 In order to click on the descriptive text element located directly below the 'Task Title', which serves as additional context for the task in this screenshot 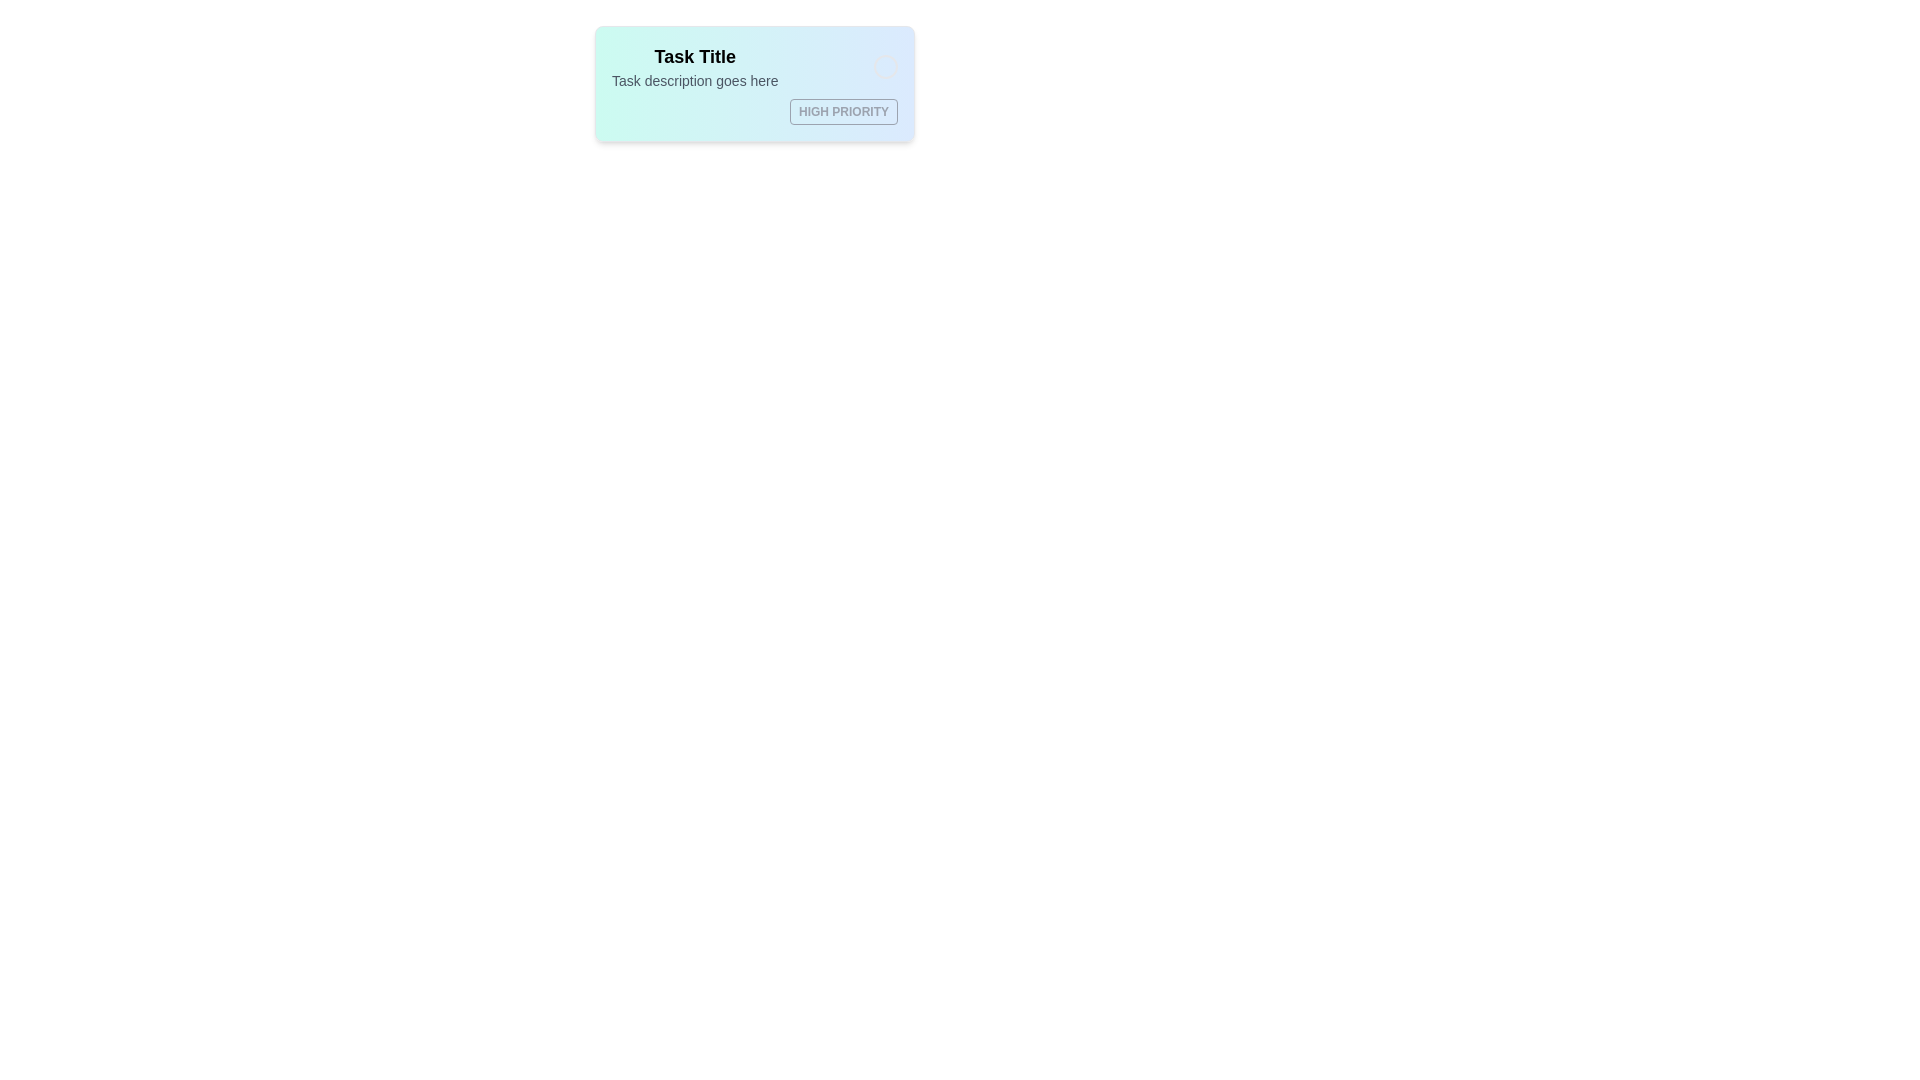, I will do `click(695, 80)`.